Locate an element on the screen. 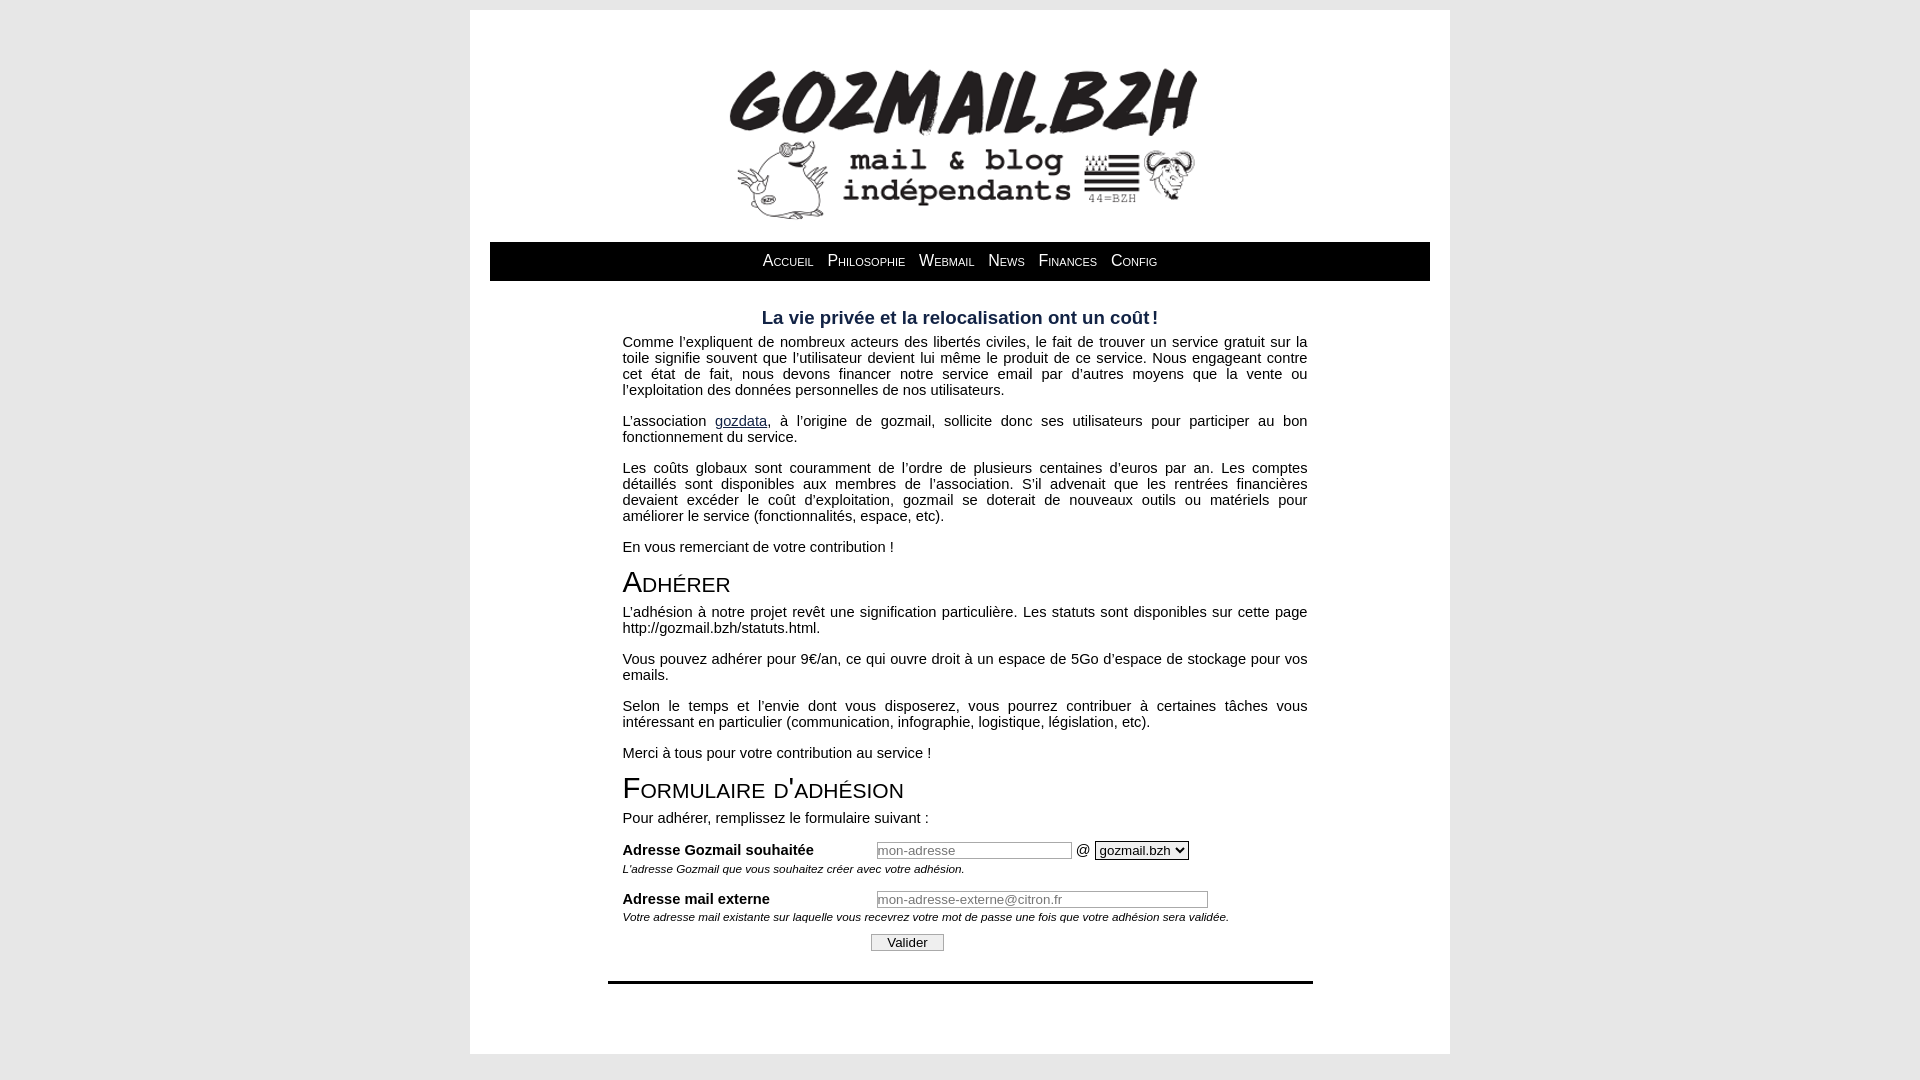 The image size is (1920, 1080). 'News' is located at coordinates (983, 259).